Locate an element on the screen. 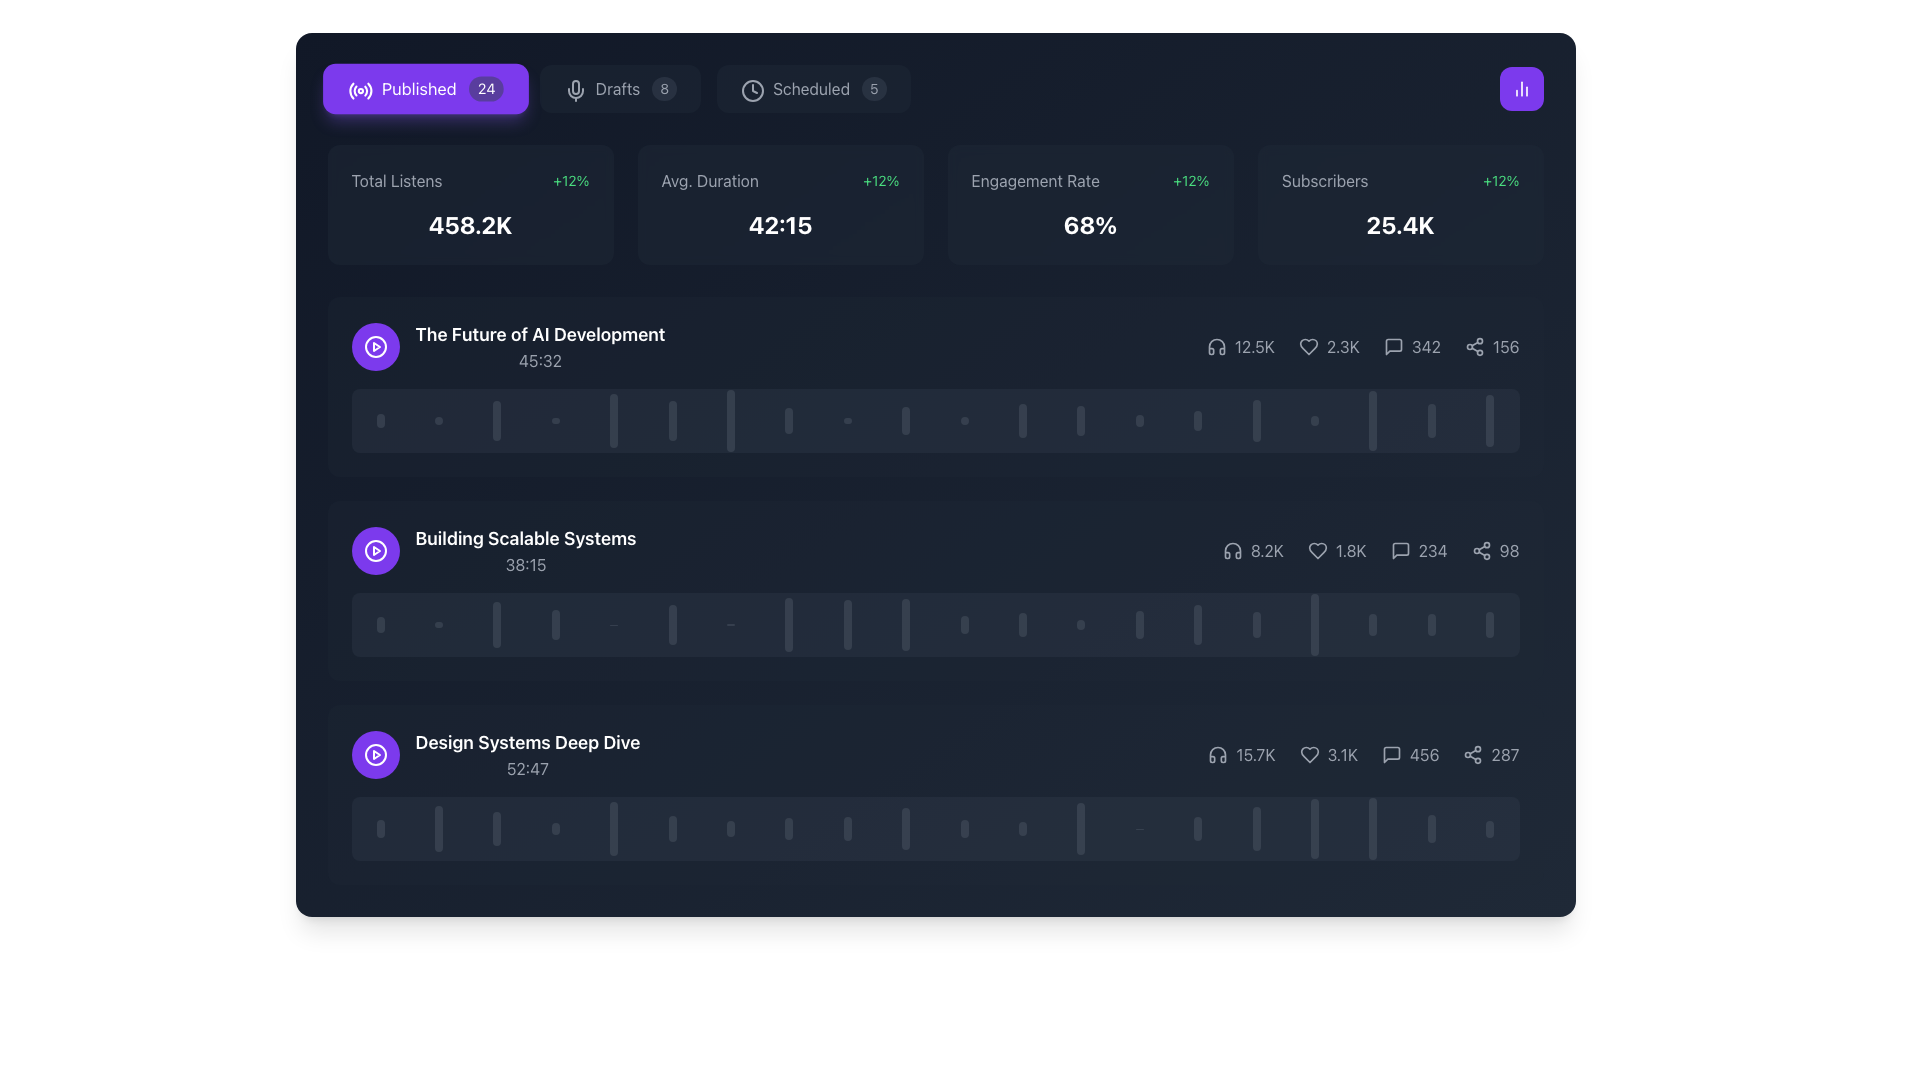  the text display element that represents a quantitative metric, positioned in the bottom row of the page and adjacent to an icon, specifically located to the left of the blocks showing '3.1K', '456', and '287' is located at coordinates (1241, 755).